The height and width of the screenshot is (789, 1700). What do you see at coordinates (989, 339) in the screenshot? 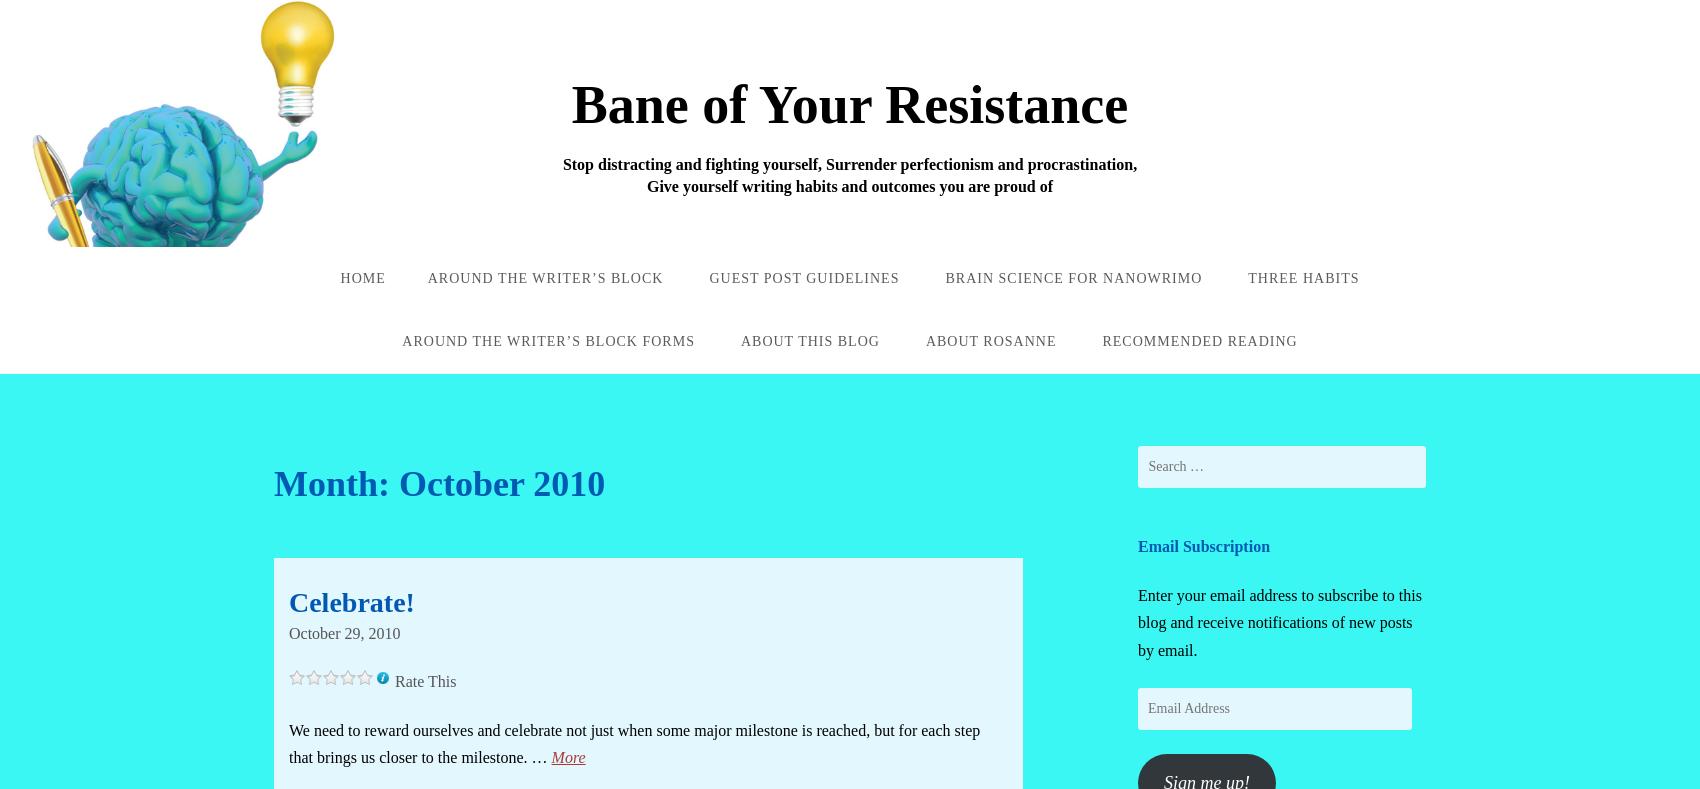
I see `'About Rosanne'` at bounding box center [989, 339].